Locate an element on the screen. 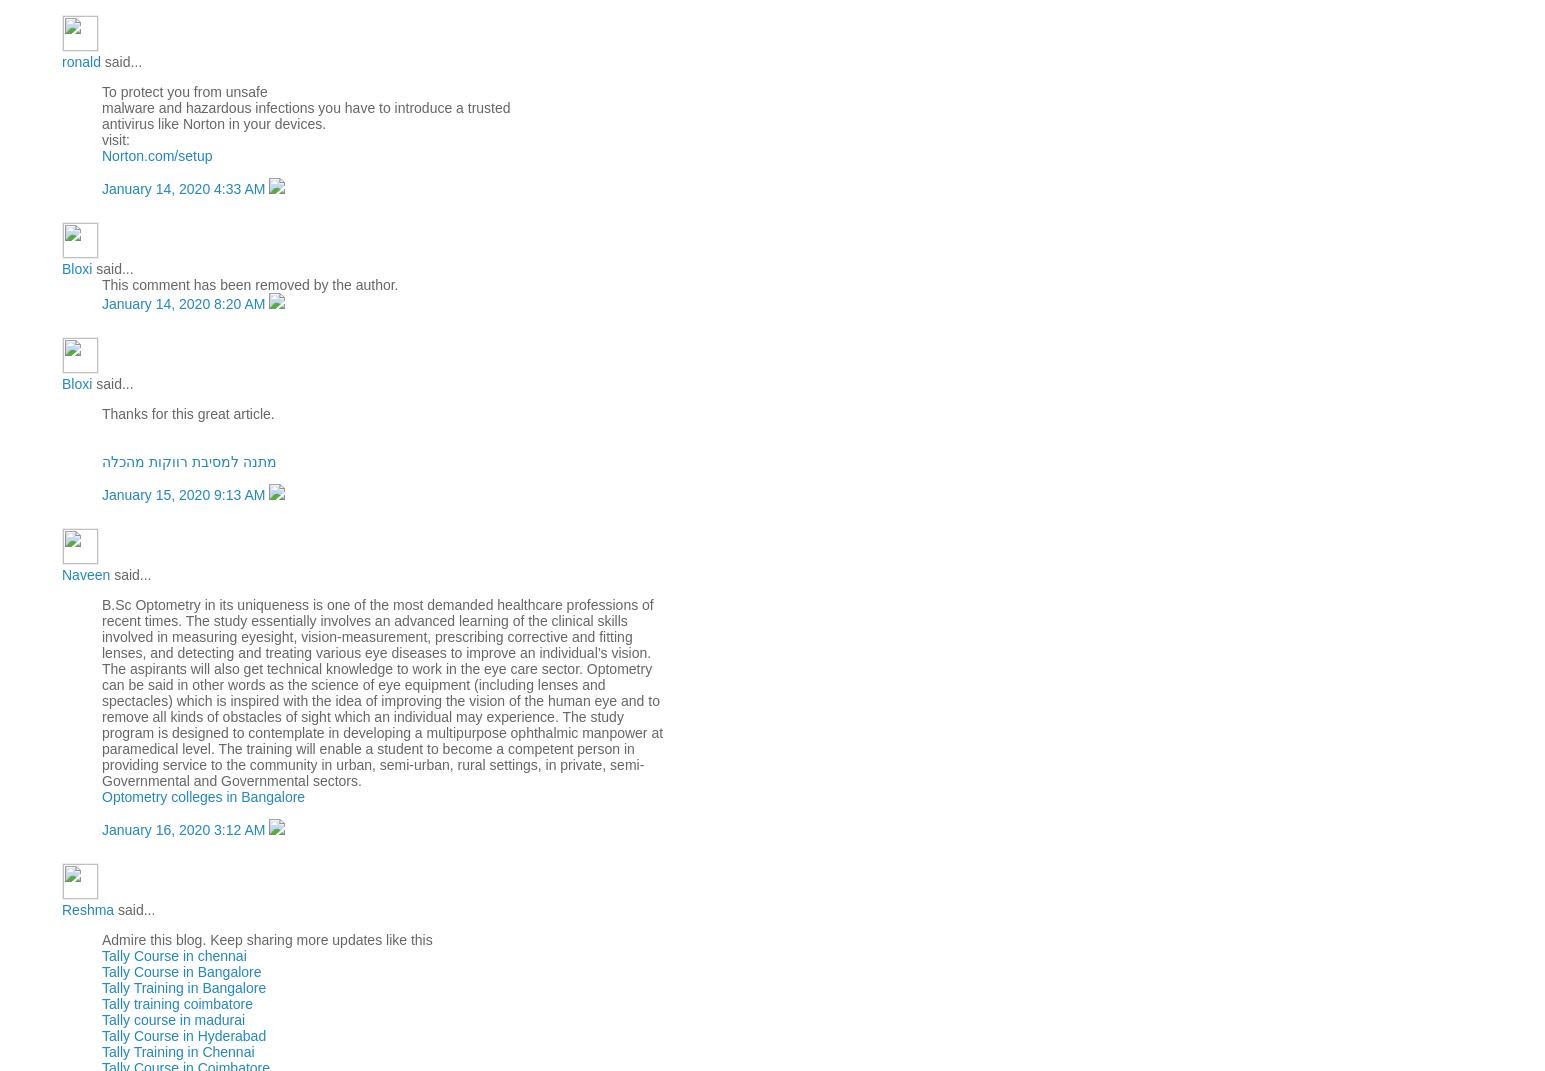  'Tally Training in Bangalore' is located at coordinates (184, 986).